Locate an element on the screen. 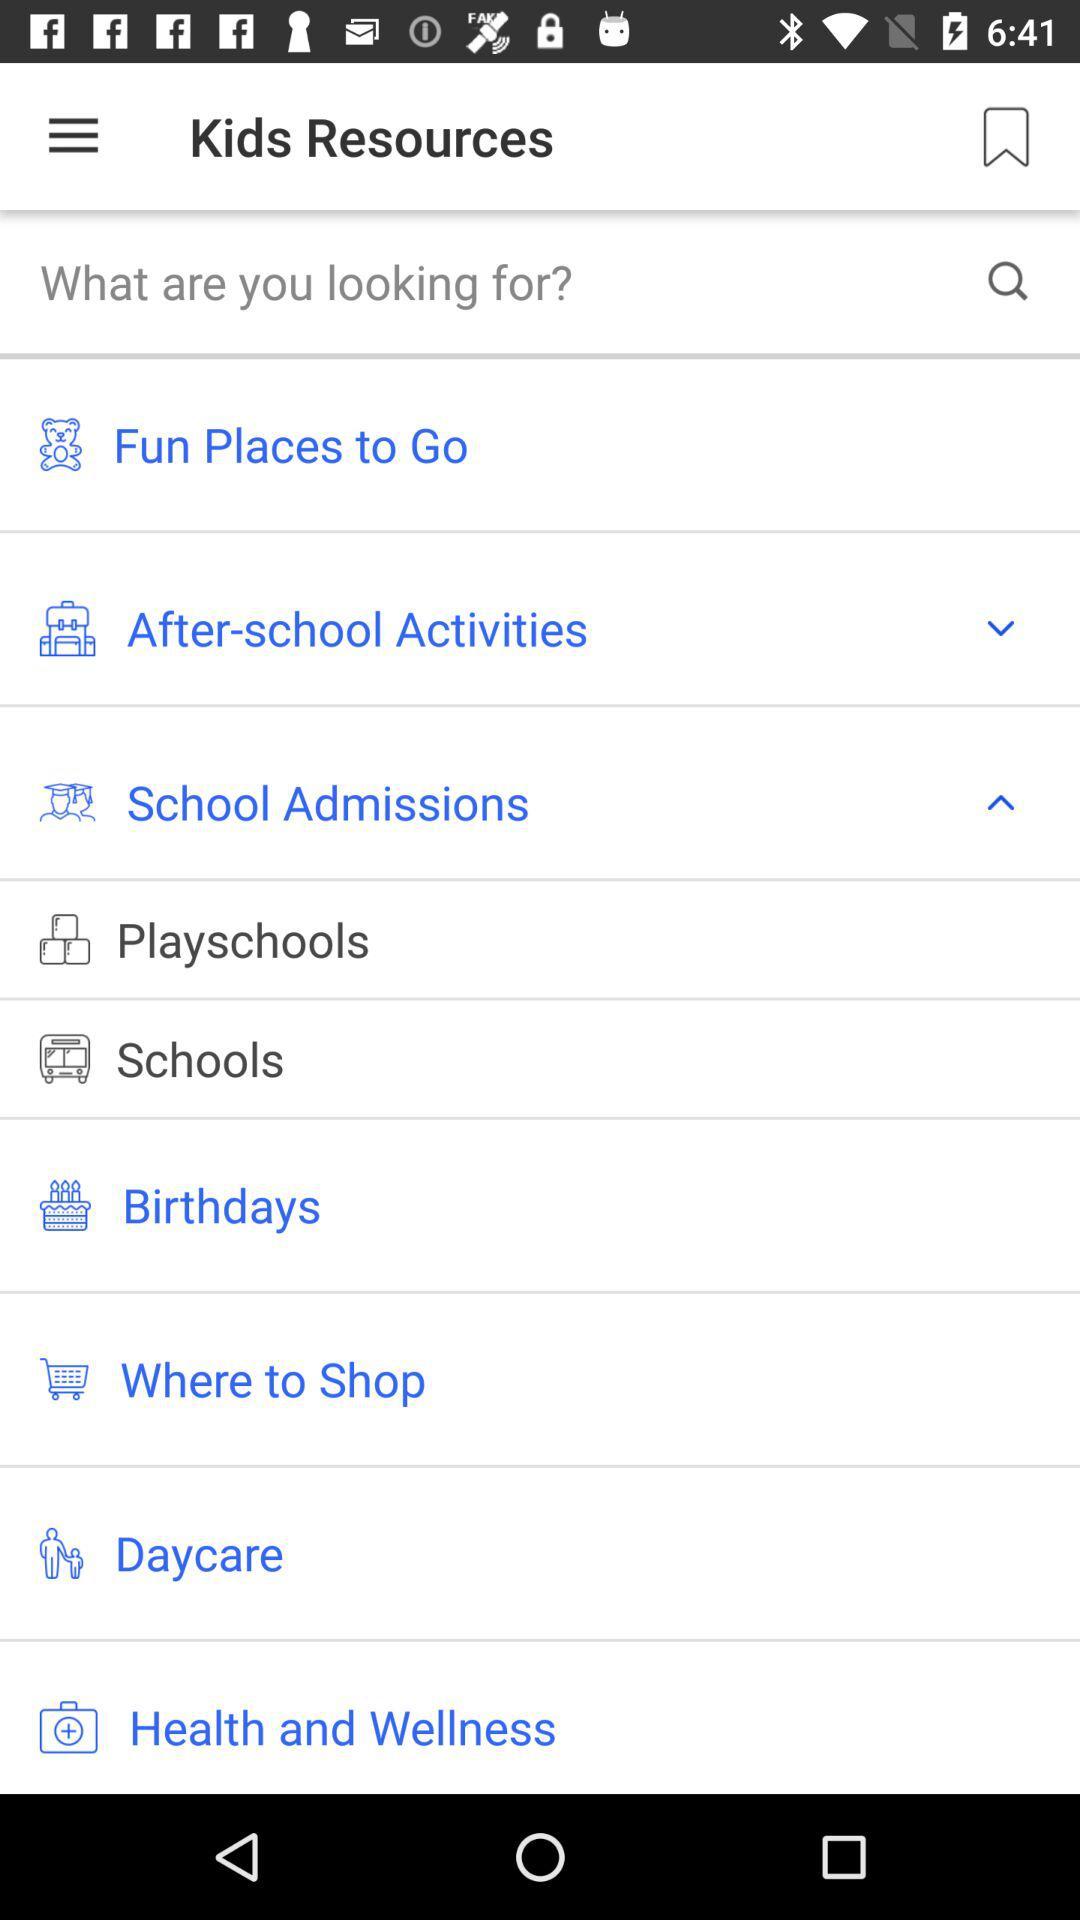 This screenshot has width=1080, height=1920. the search icon is located at coordinates (1007, 280).